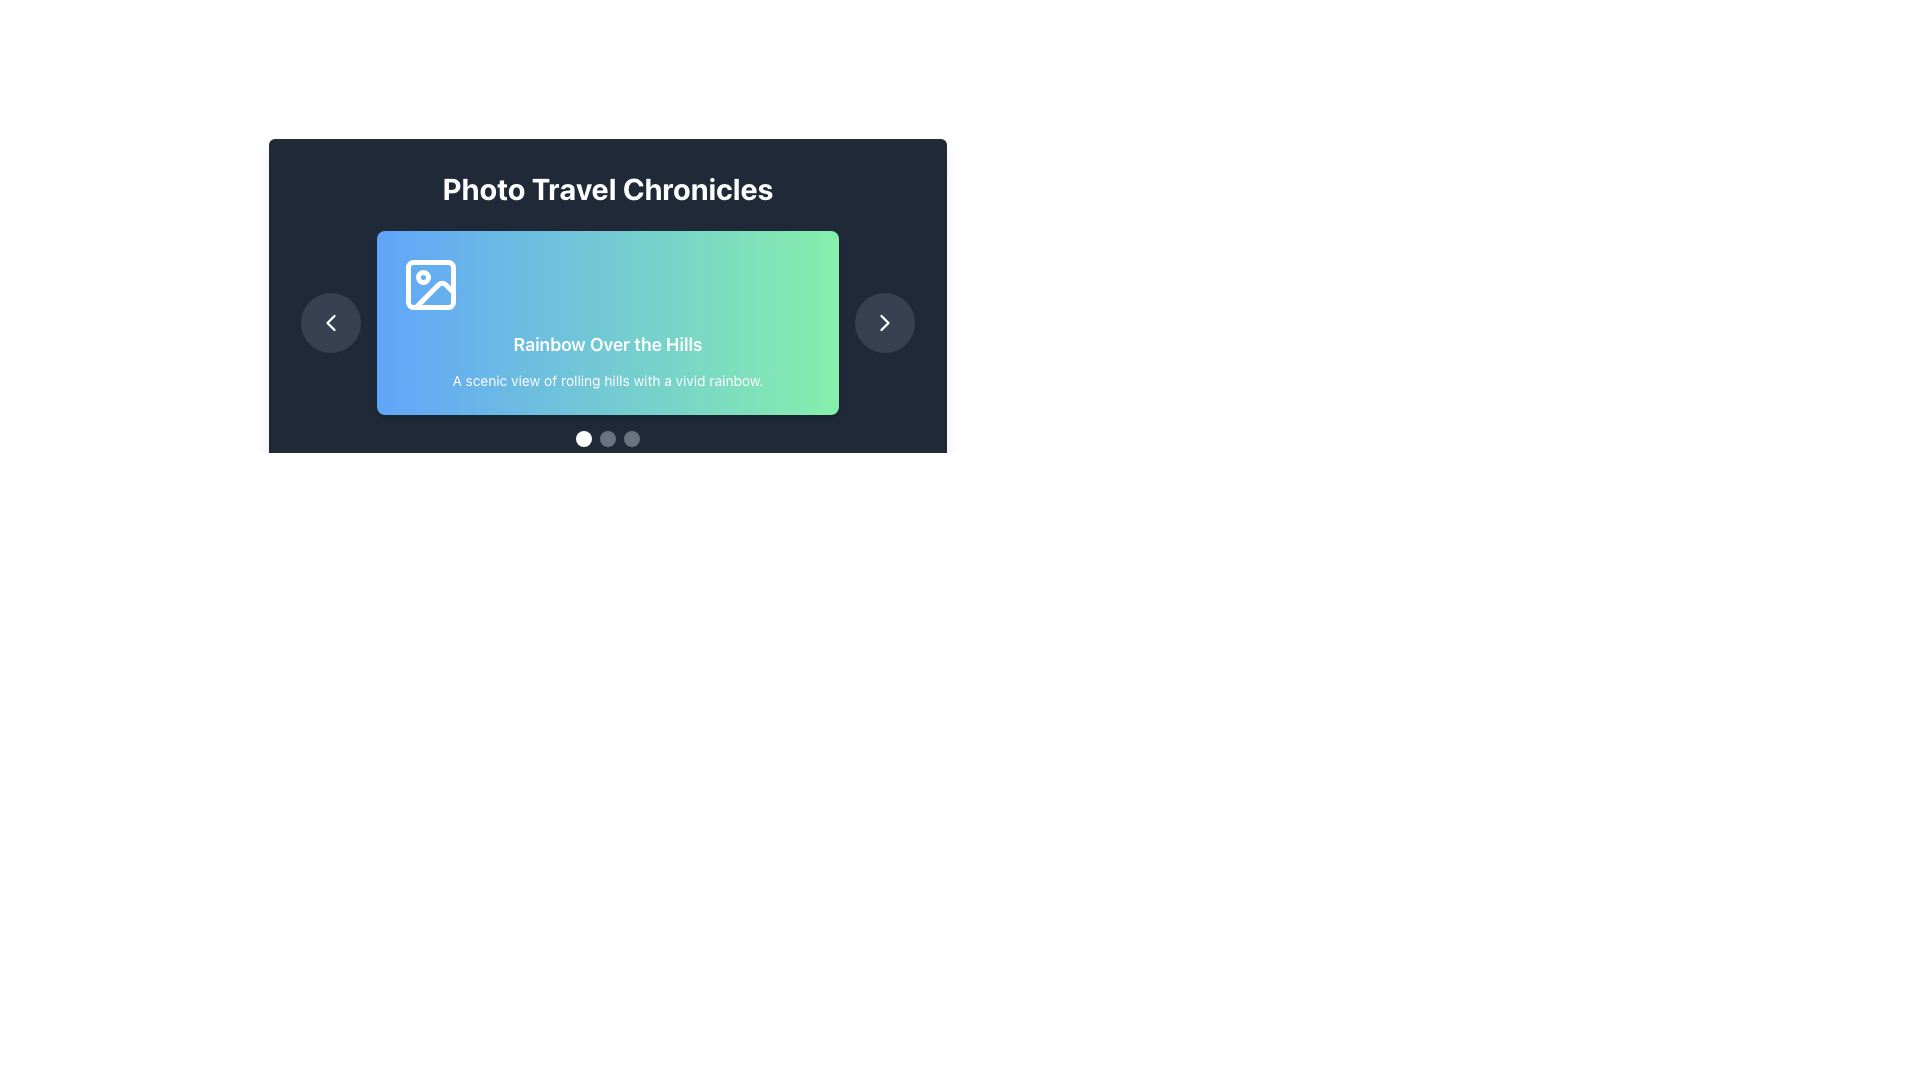  I want to click on the second pagination indicator located centrally below the main content block, so click(607, 438).